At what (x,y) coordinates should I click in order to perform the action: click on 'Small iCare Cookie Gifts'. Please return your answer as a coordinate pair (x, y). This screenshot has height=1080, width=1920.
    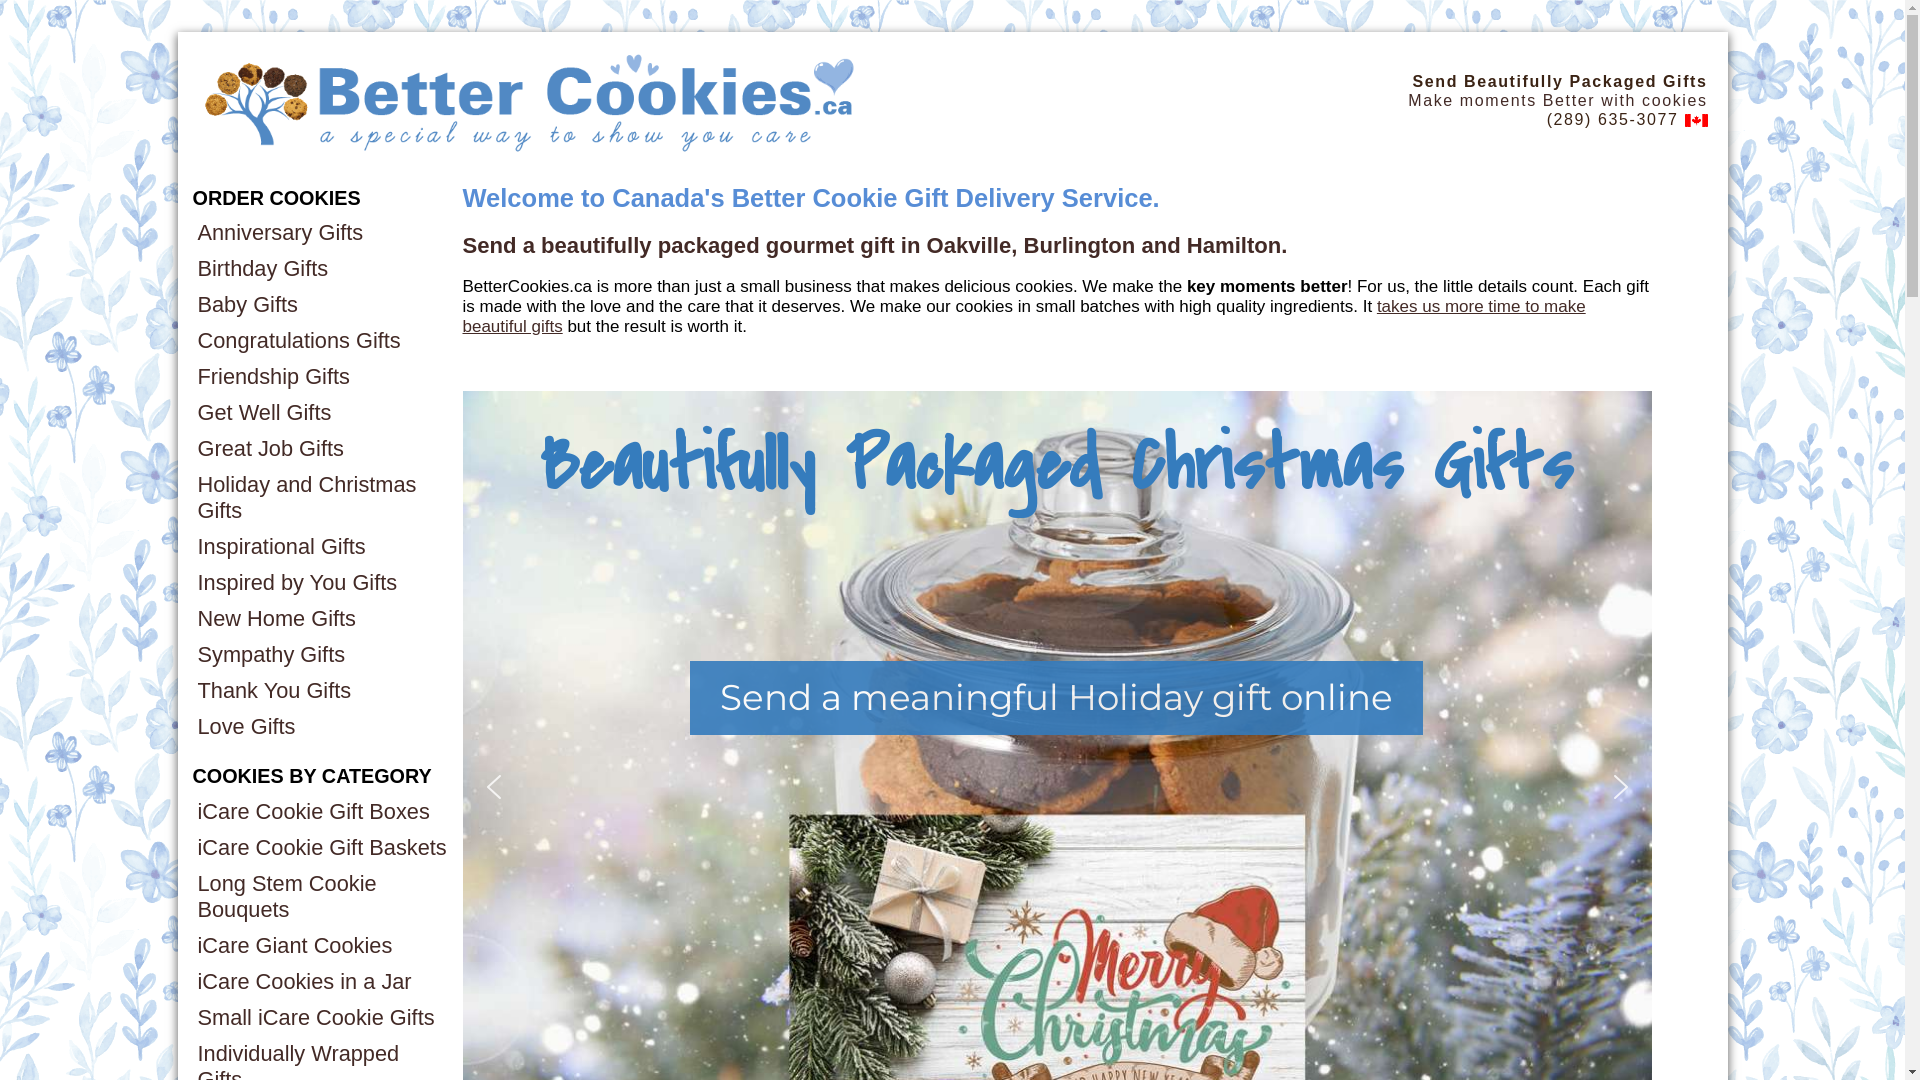
    Looking at the image, I should click on (321, 1018).